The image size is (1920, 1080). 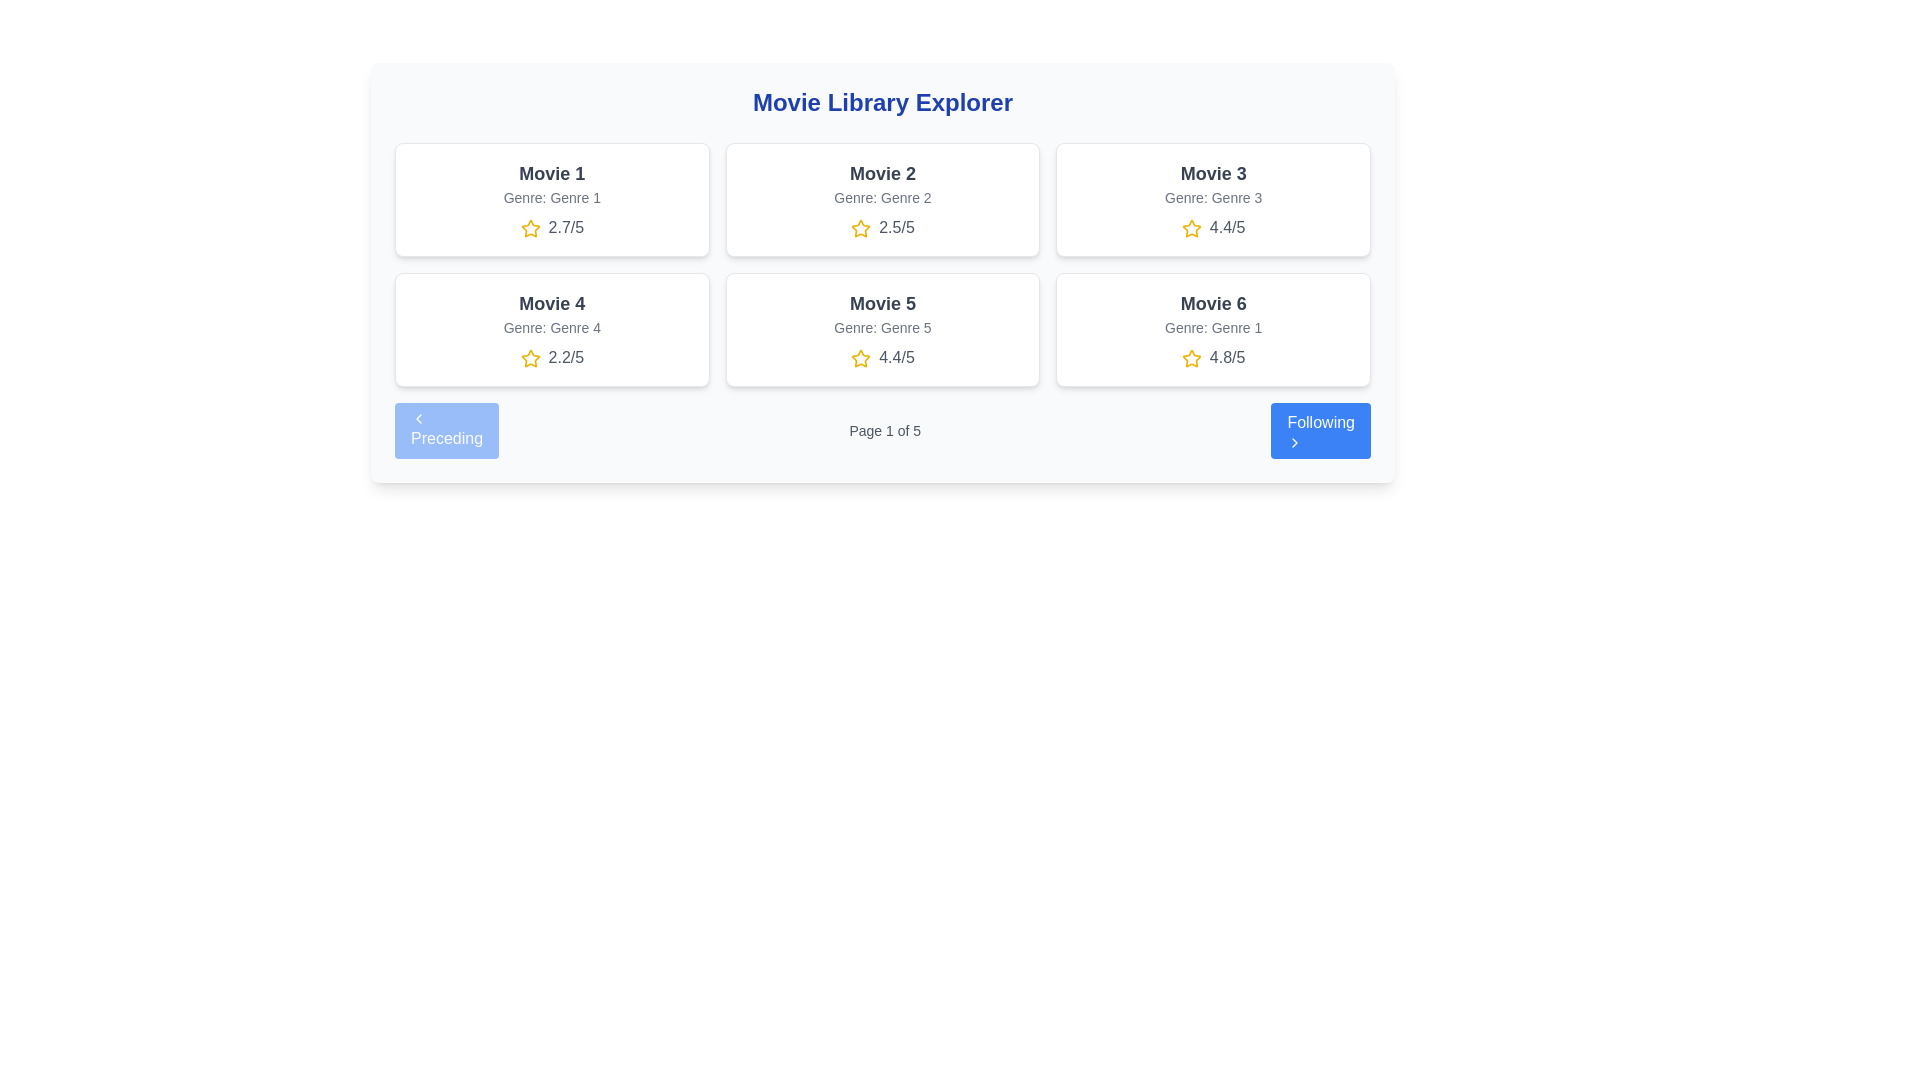 I want to click on the left-facing chevron icon within the 'Preceding' button for visual feedback, so click(x=417, y=418).